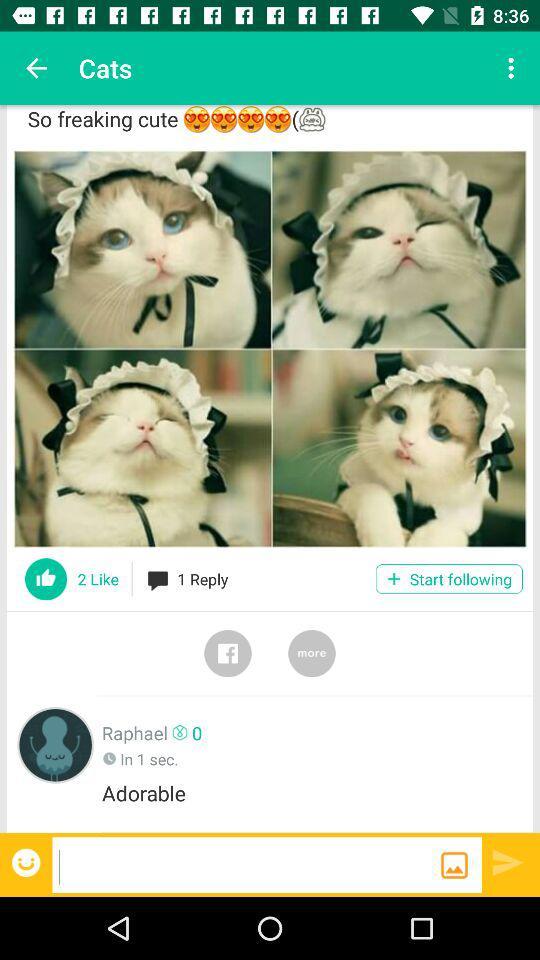  What do you see at coordinates (36, 68) in the screenshot?
I see `item next to the cats app` at bounding box center [36, 68].